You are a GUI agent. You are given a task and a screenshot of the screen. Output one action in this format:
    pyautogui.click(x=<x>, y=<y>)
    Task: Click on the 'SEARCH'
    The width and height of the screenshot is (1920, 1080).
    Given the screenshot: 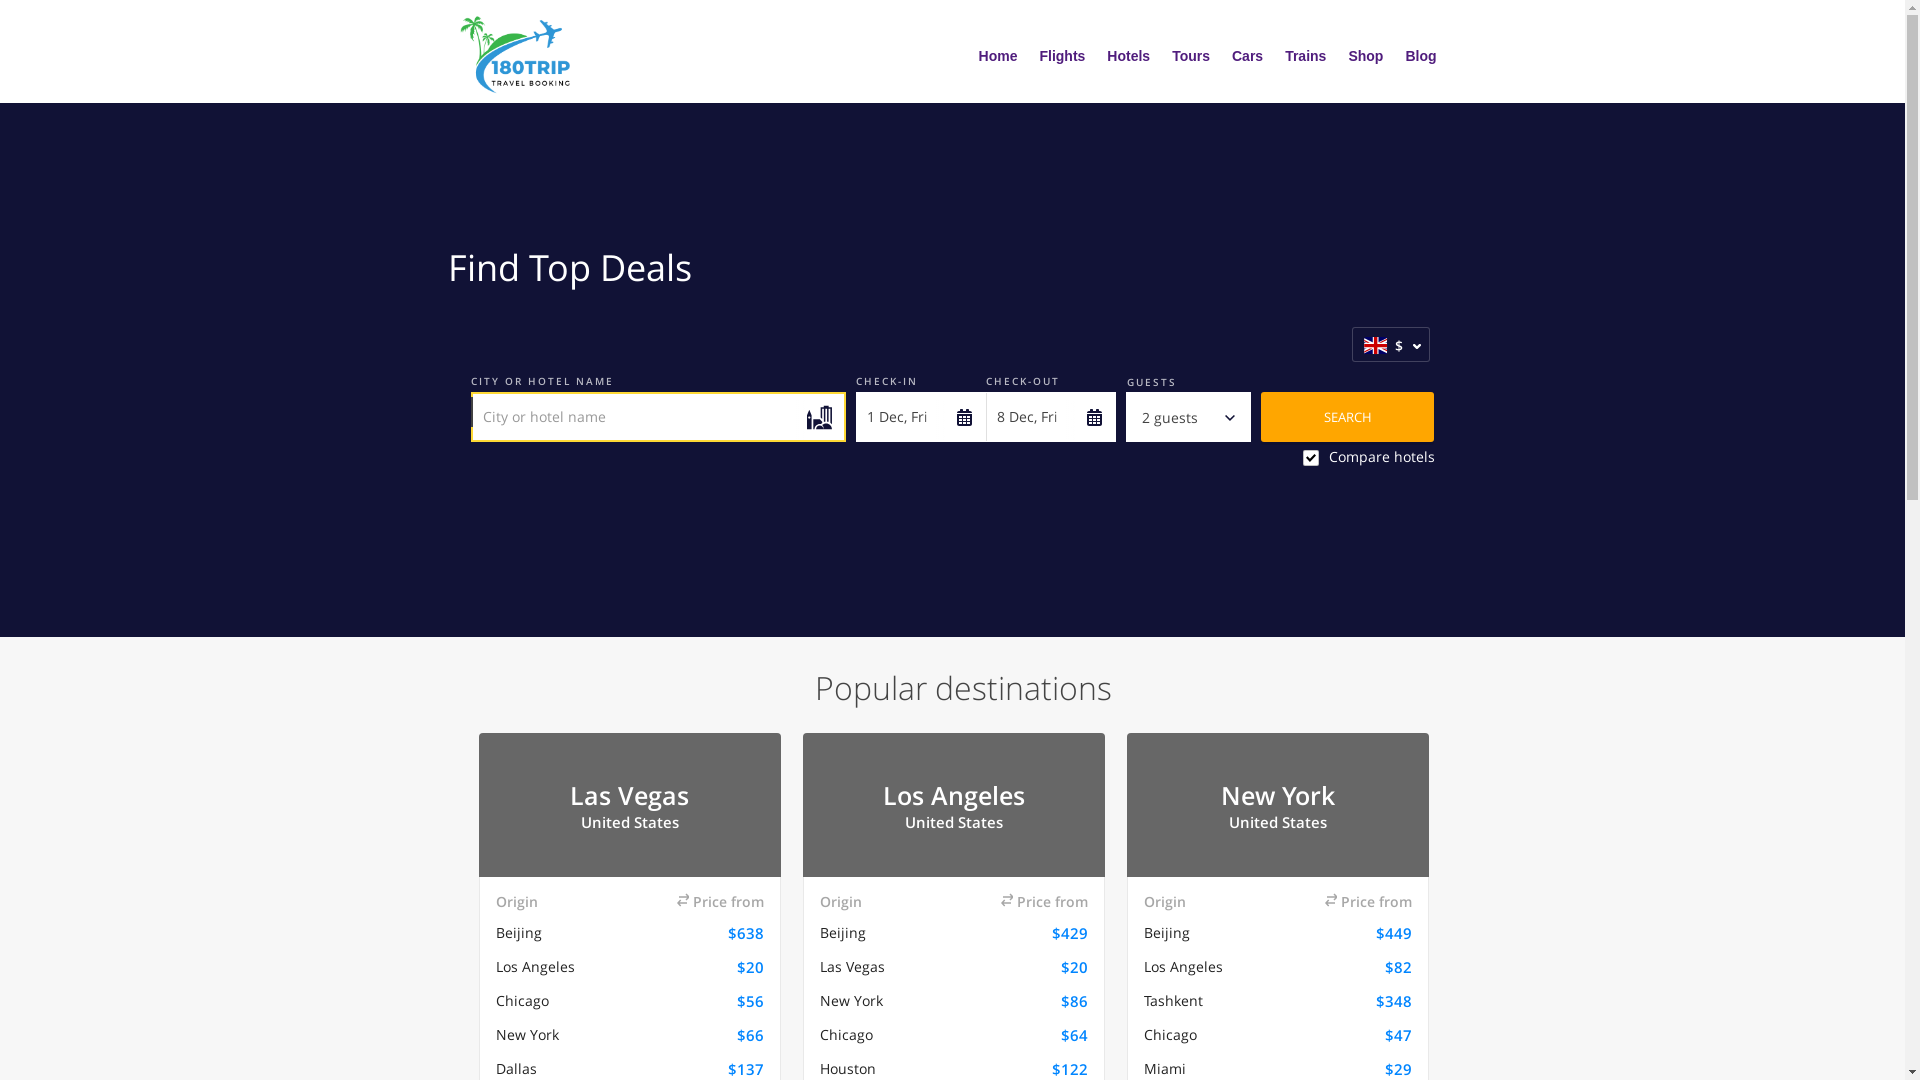 What is the action you would take?
    pyautogui.click(x=1260, y=415)
    